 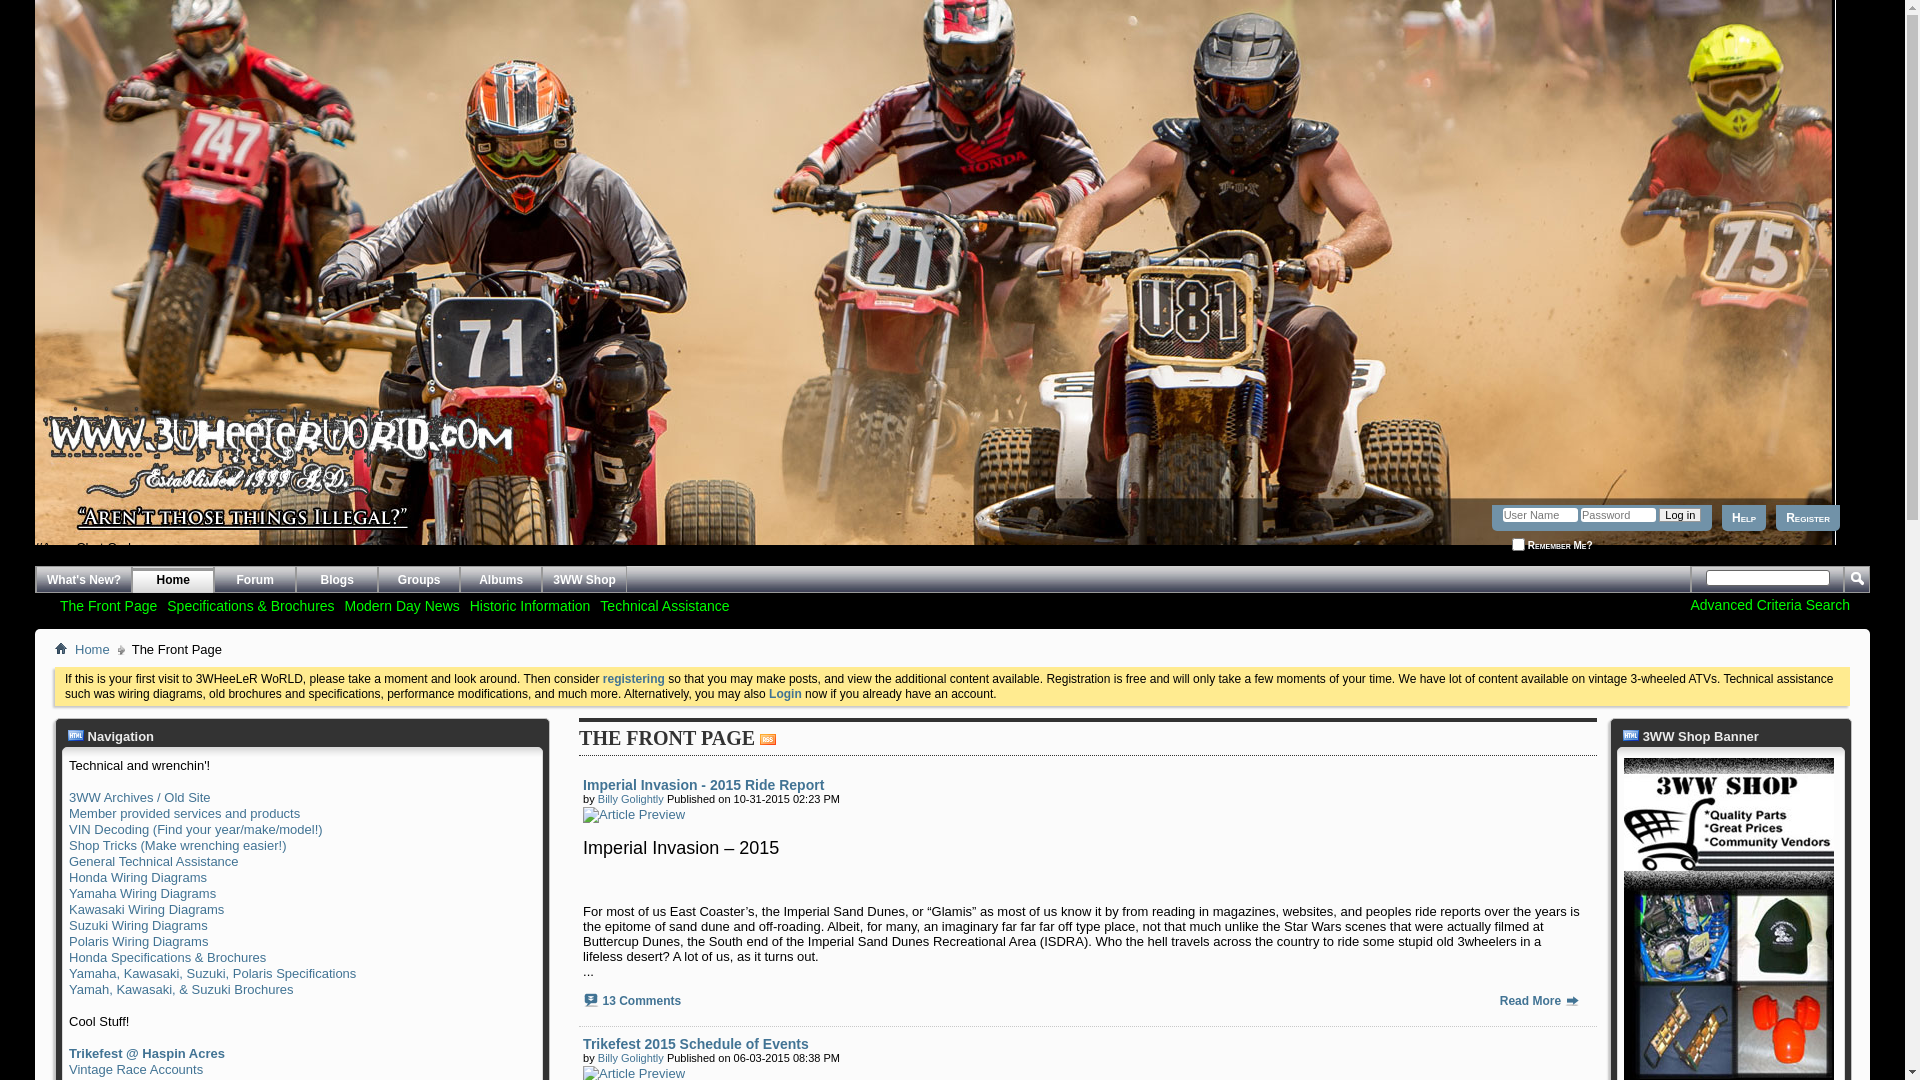 I want to click on '3WW Archives / Old Site', so click(x=68, y=796).